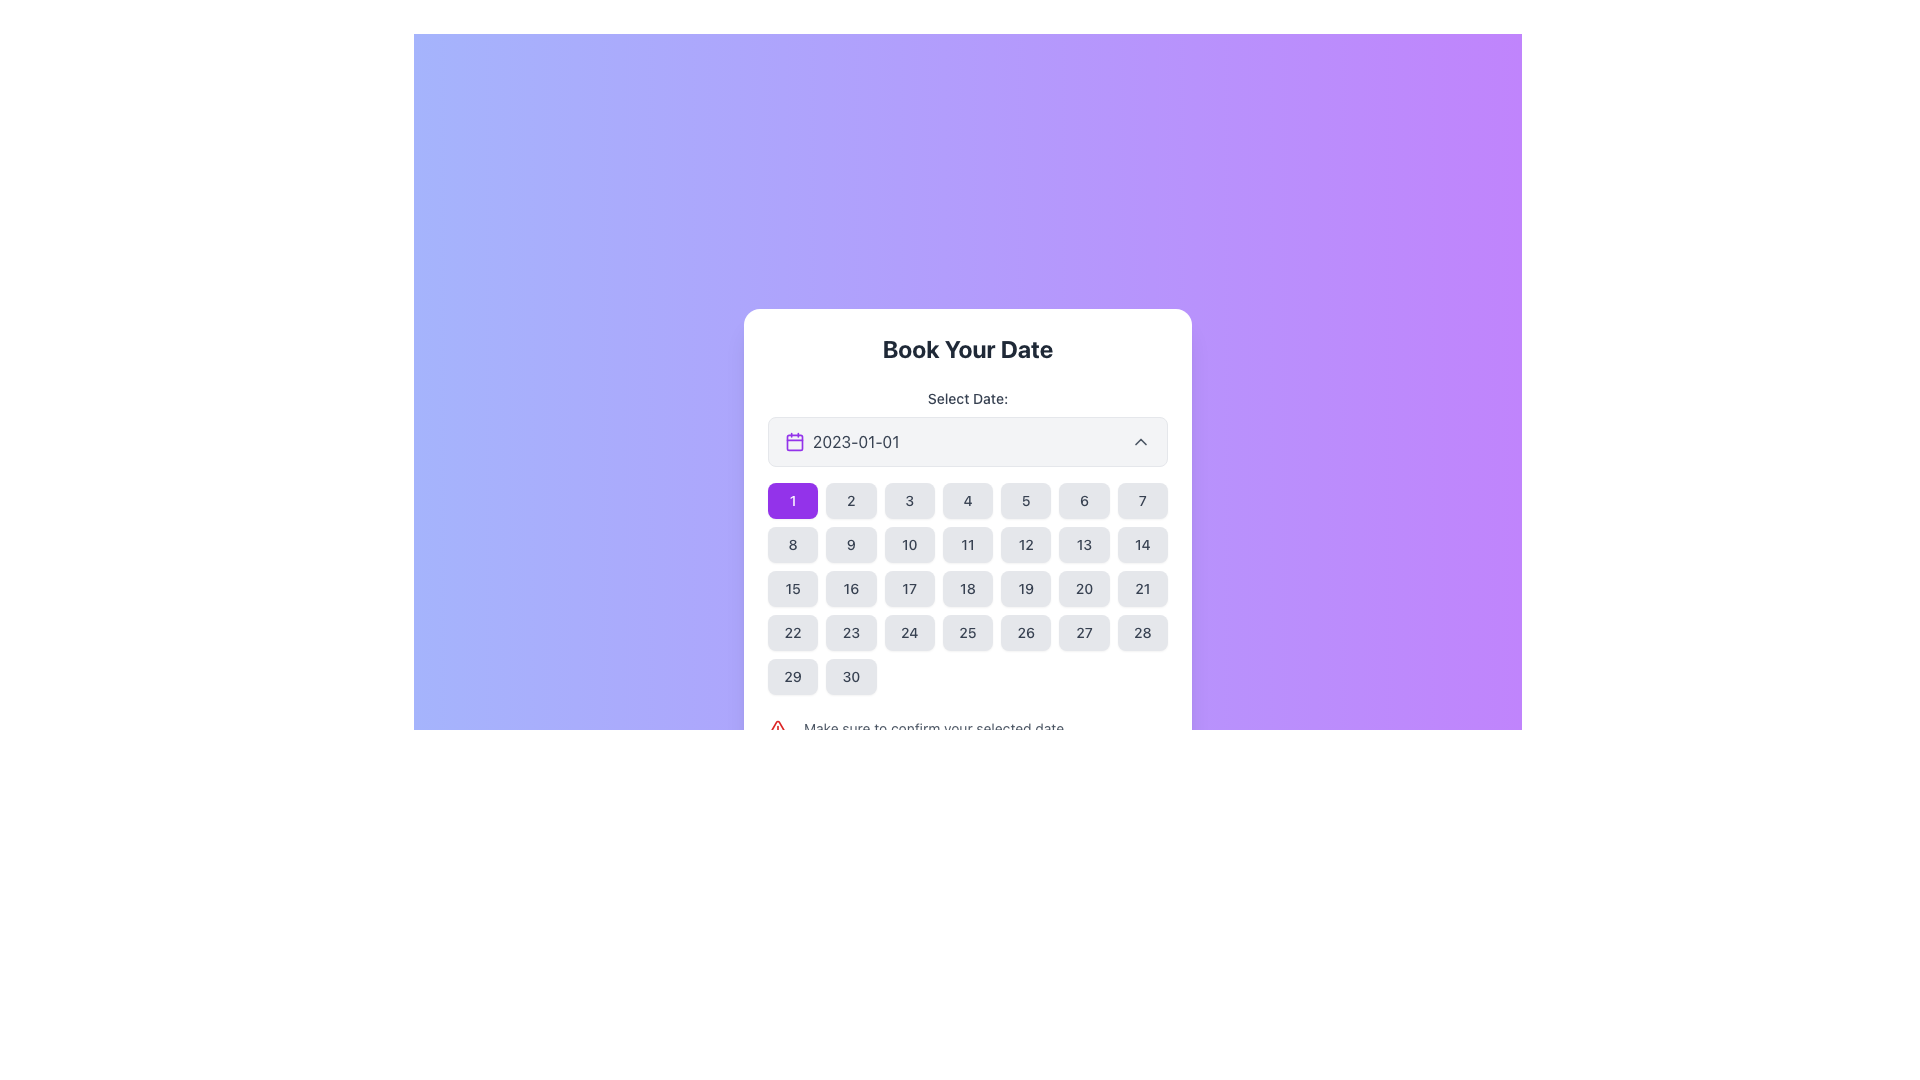 The width and height of the screenshot is (1920, 1080). Describe the element at coordinates (794, 441) in the screenshot. I see `the calendar icon component that visually represents the main body of the calendar for date selection, located above the text field displaying '2023-01-01'` at that location.